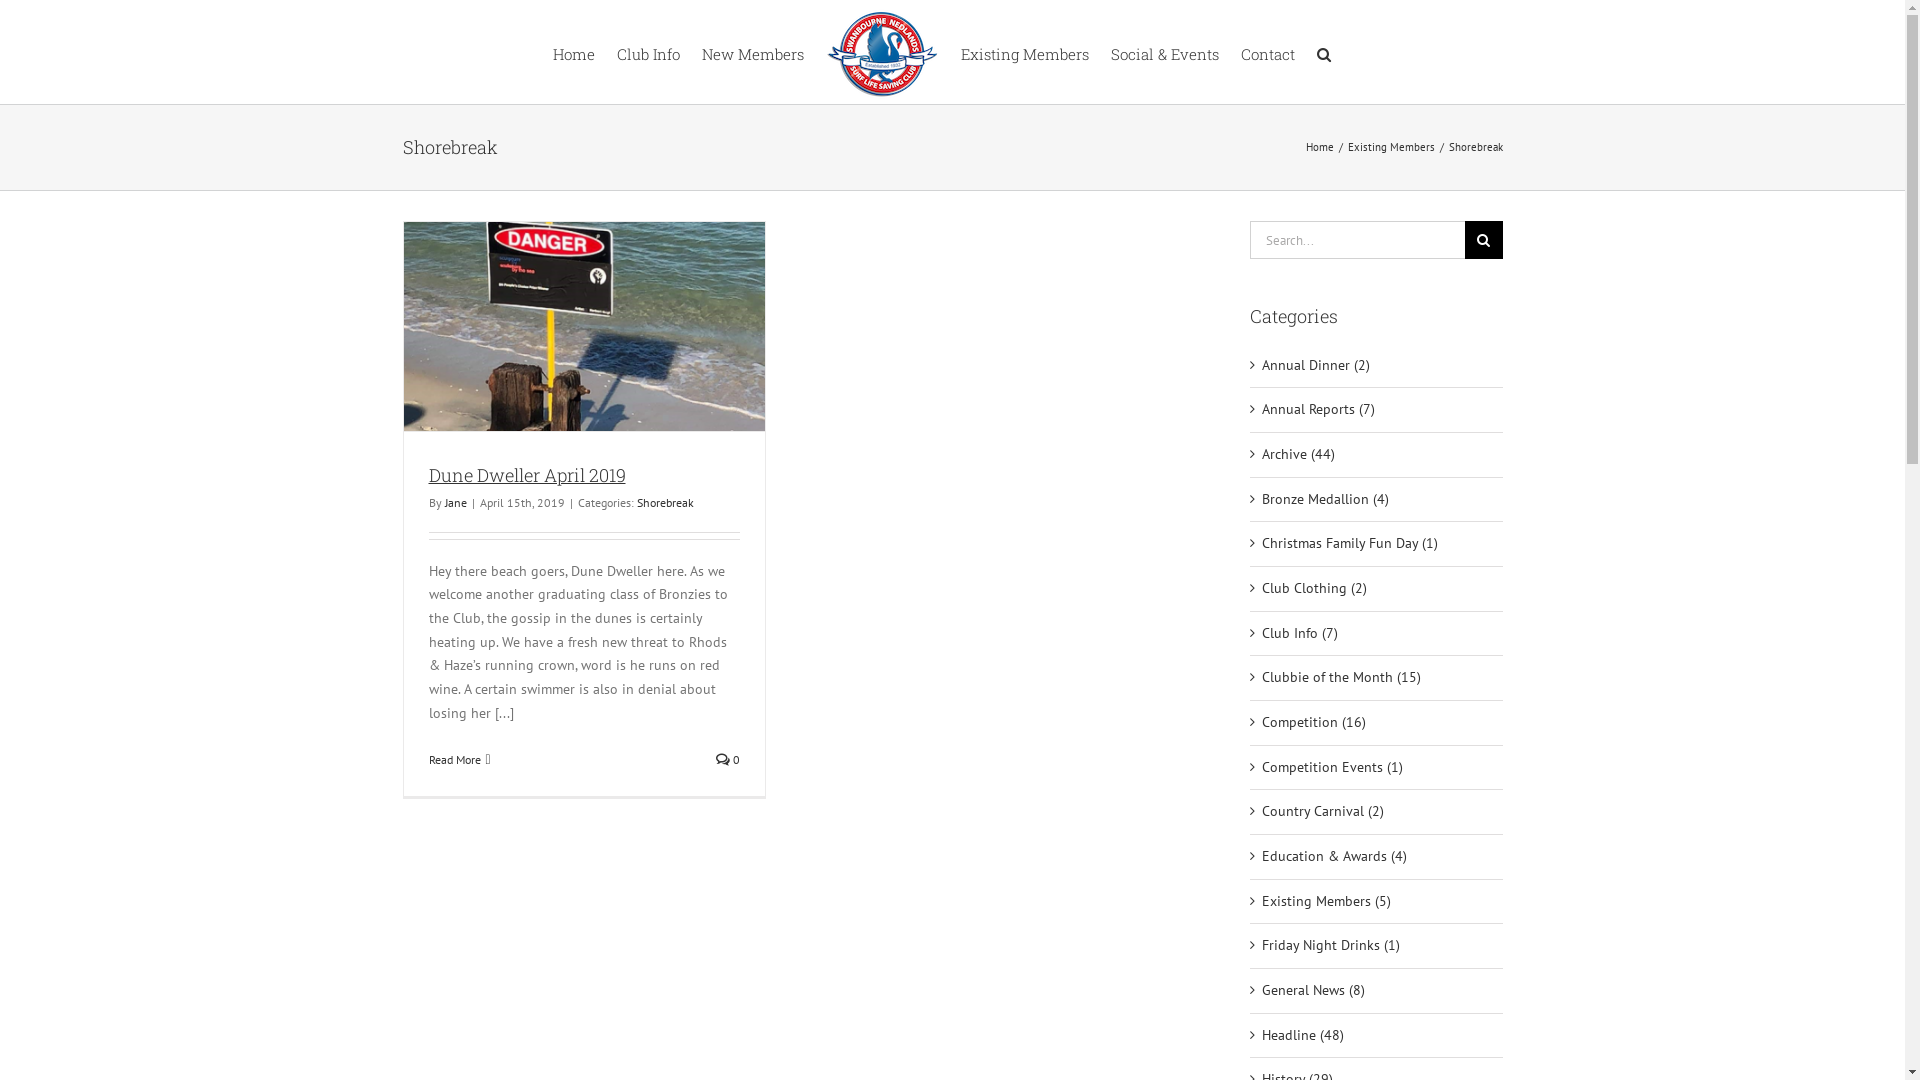 Image resolution: width=1920 pixels, height=1080 pixels. What do you see at coordinates (1376, 945) in the screenshot?
I see `'Friday Night Drinks (1)'` at bounding box center [1376, 945].